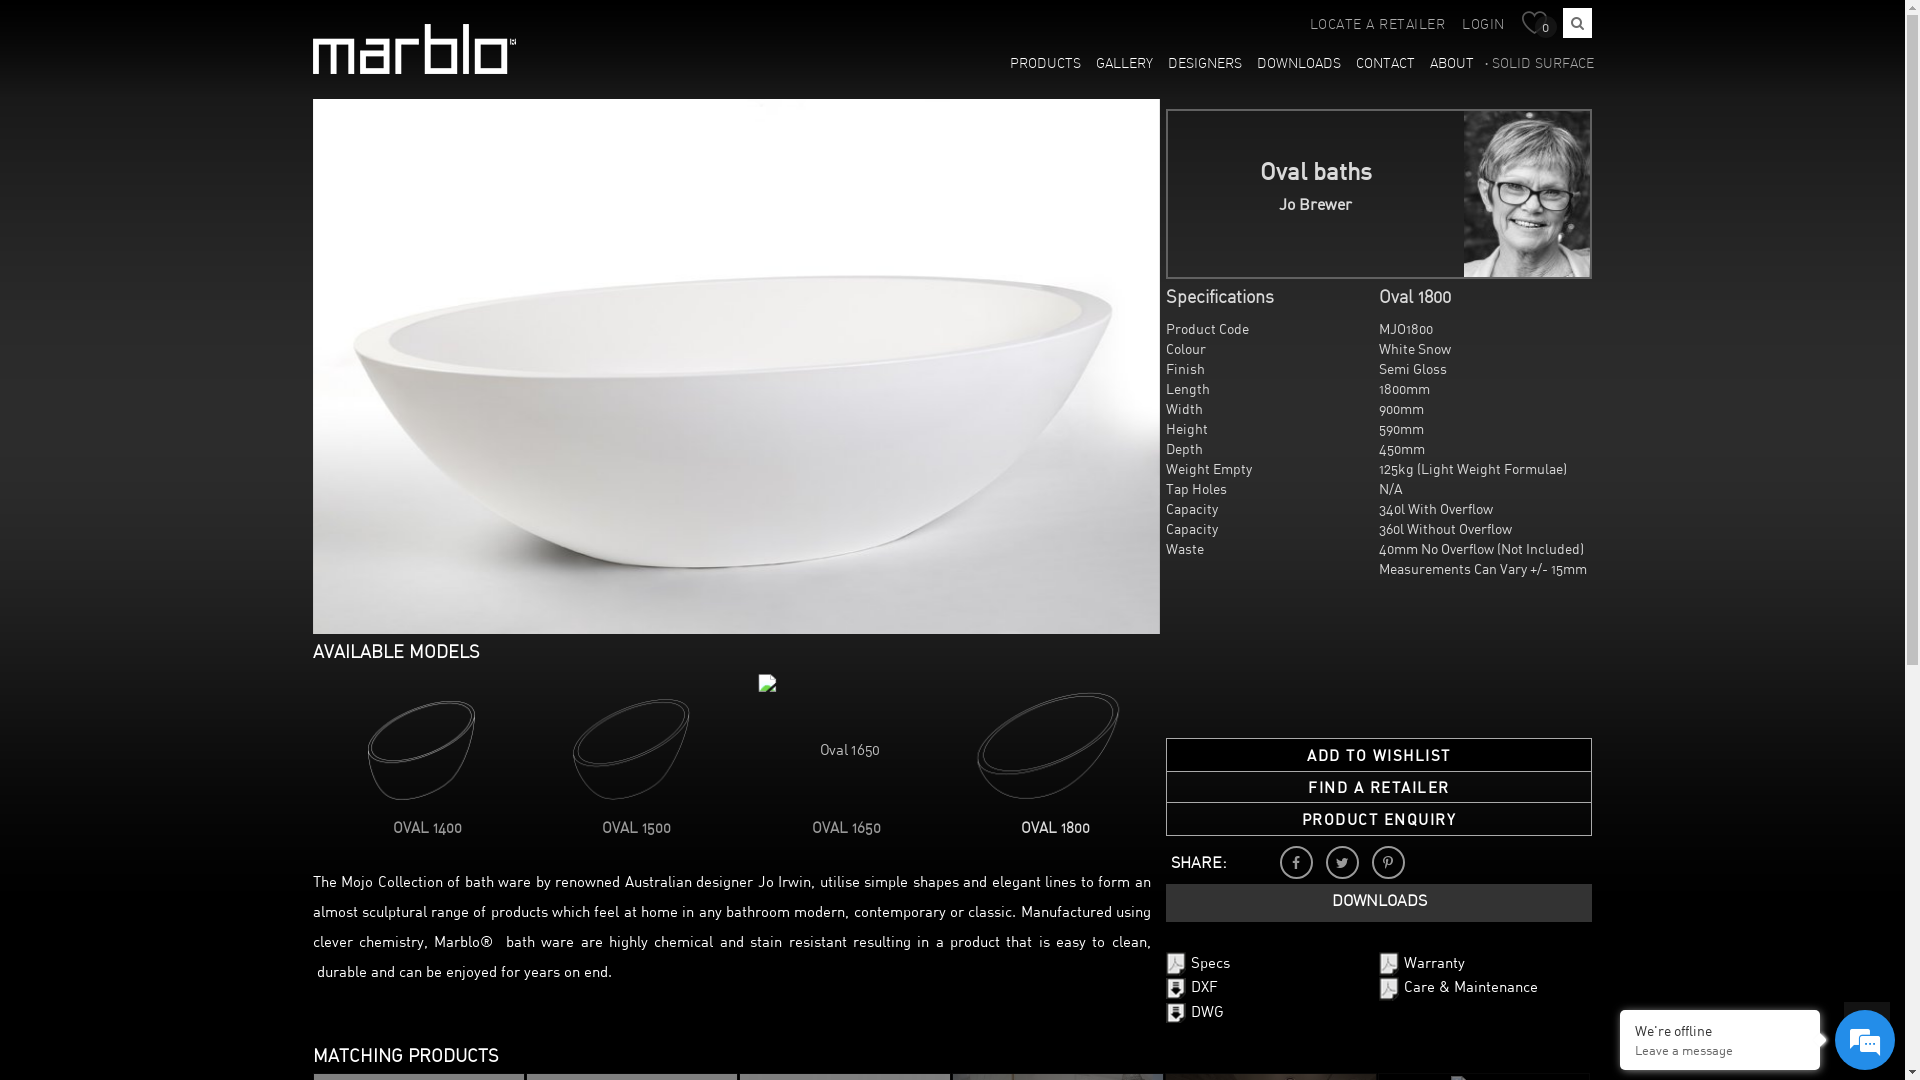  I want to click on '0', so click(1538, 24).